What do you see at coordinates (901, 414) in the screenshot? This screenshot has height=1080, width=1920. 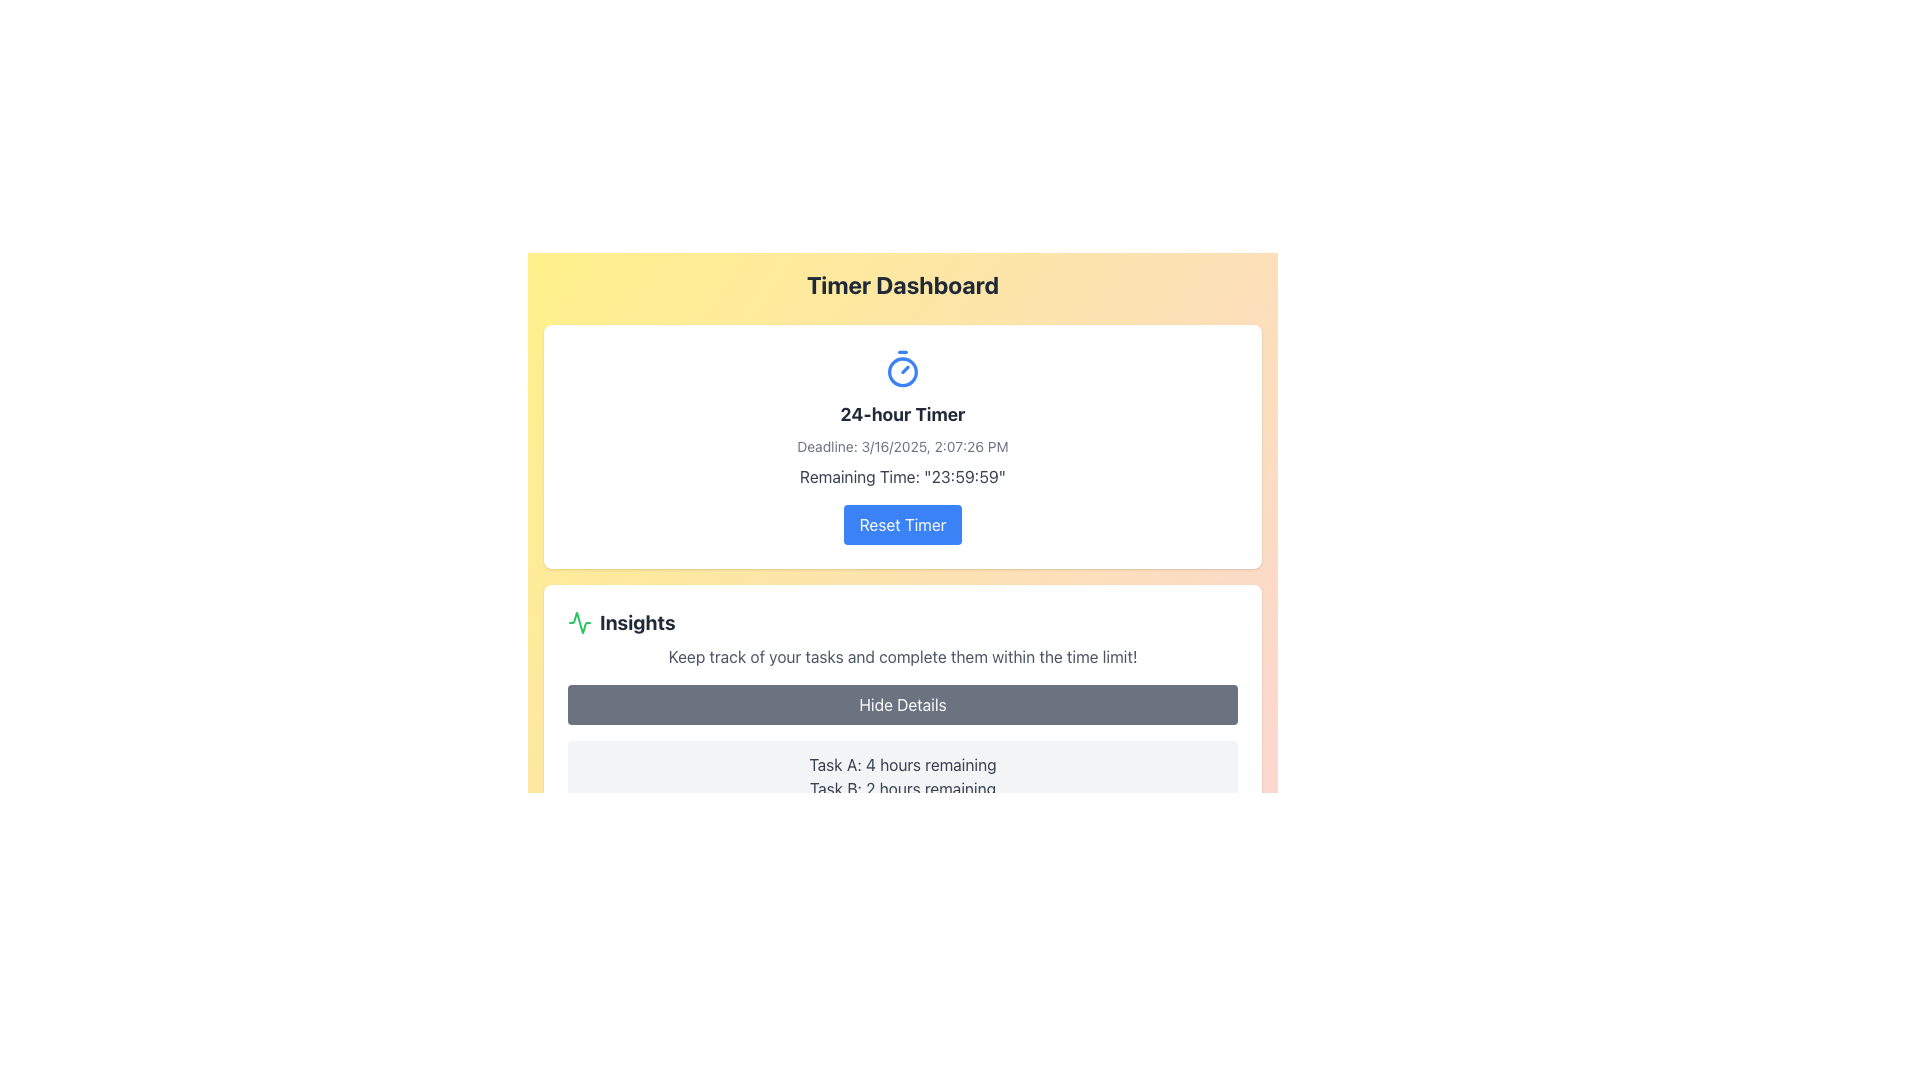 I see `the Text Label that serves as the title for the 24-hour timer feature, positioned beneath the circular timer icon` at bounding box center [901, 414].